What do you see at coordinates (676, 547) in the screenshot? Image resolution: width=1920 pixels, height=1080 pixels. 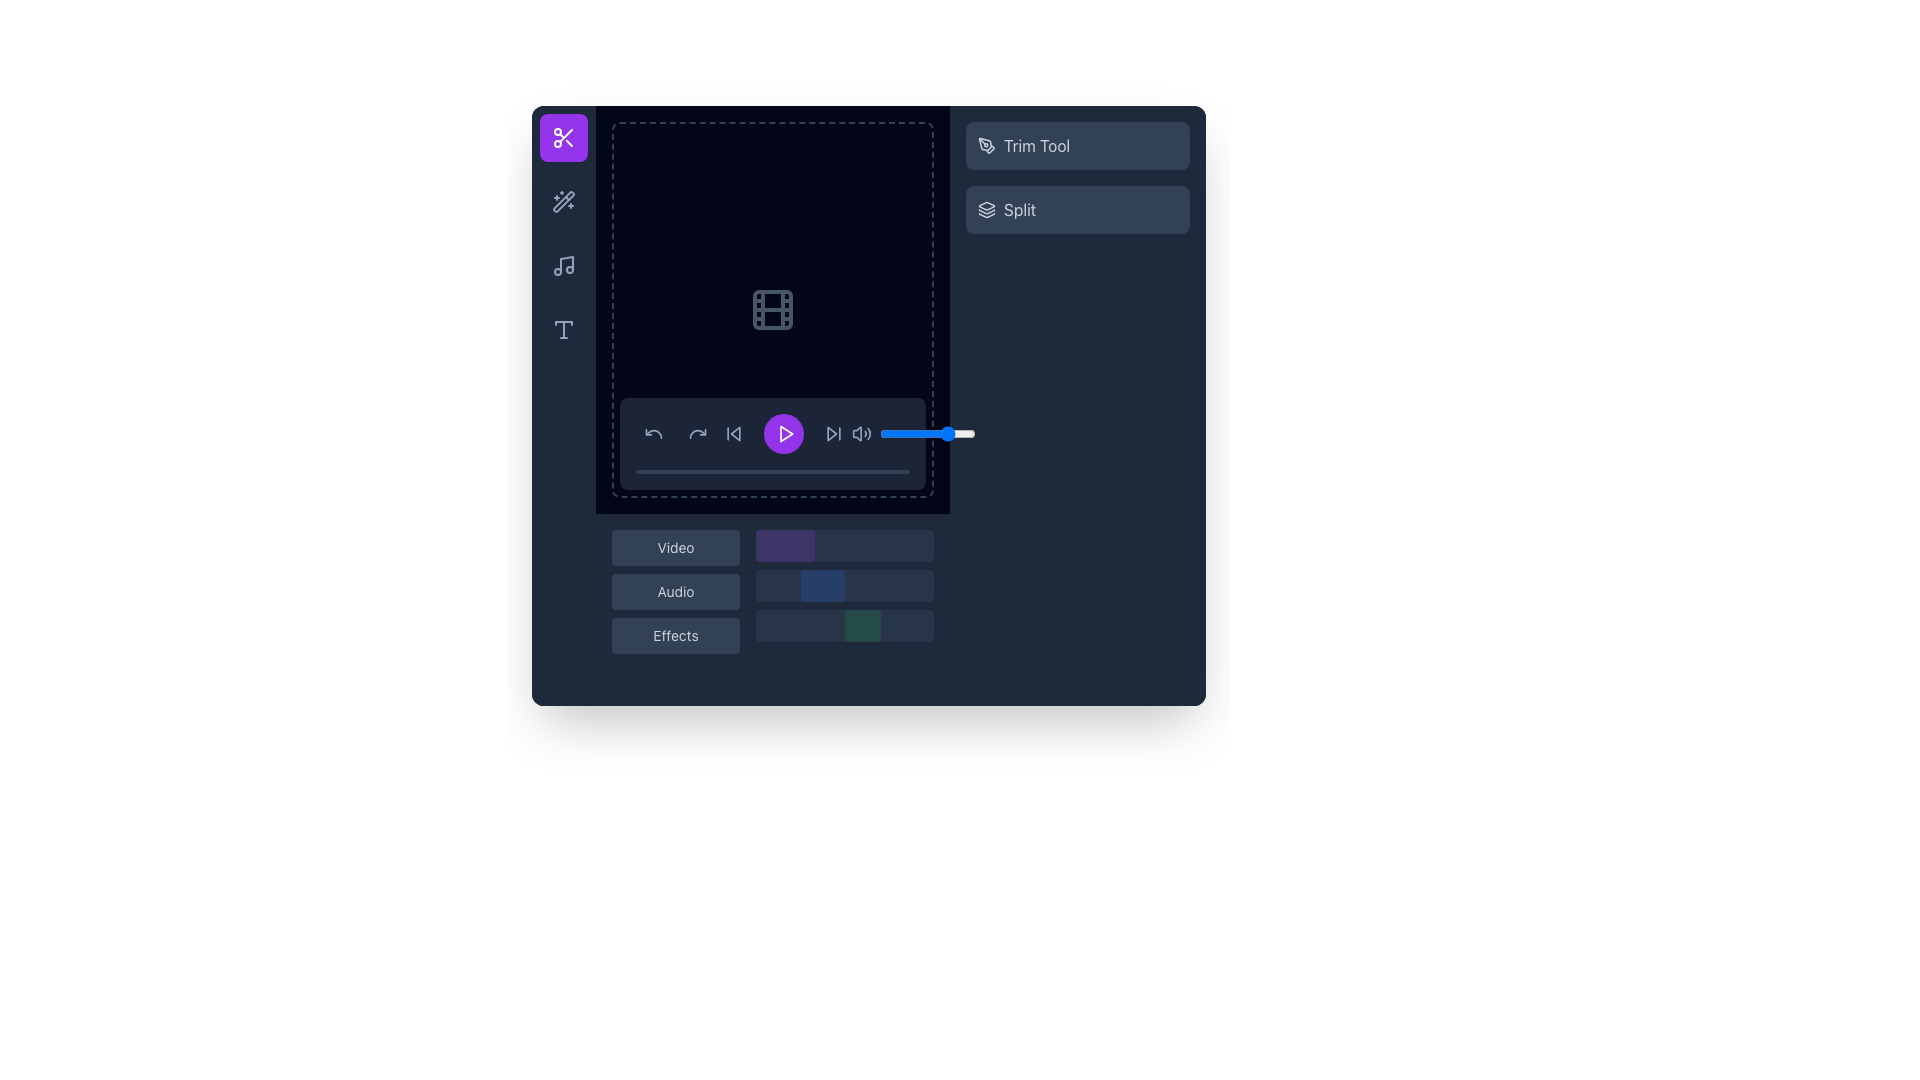 I see `the topmost button in the vertical stack on the left side of the interface` at bounding box center [676, 547].